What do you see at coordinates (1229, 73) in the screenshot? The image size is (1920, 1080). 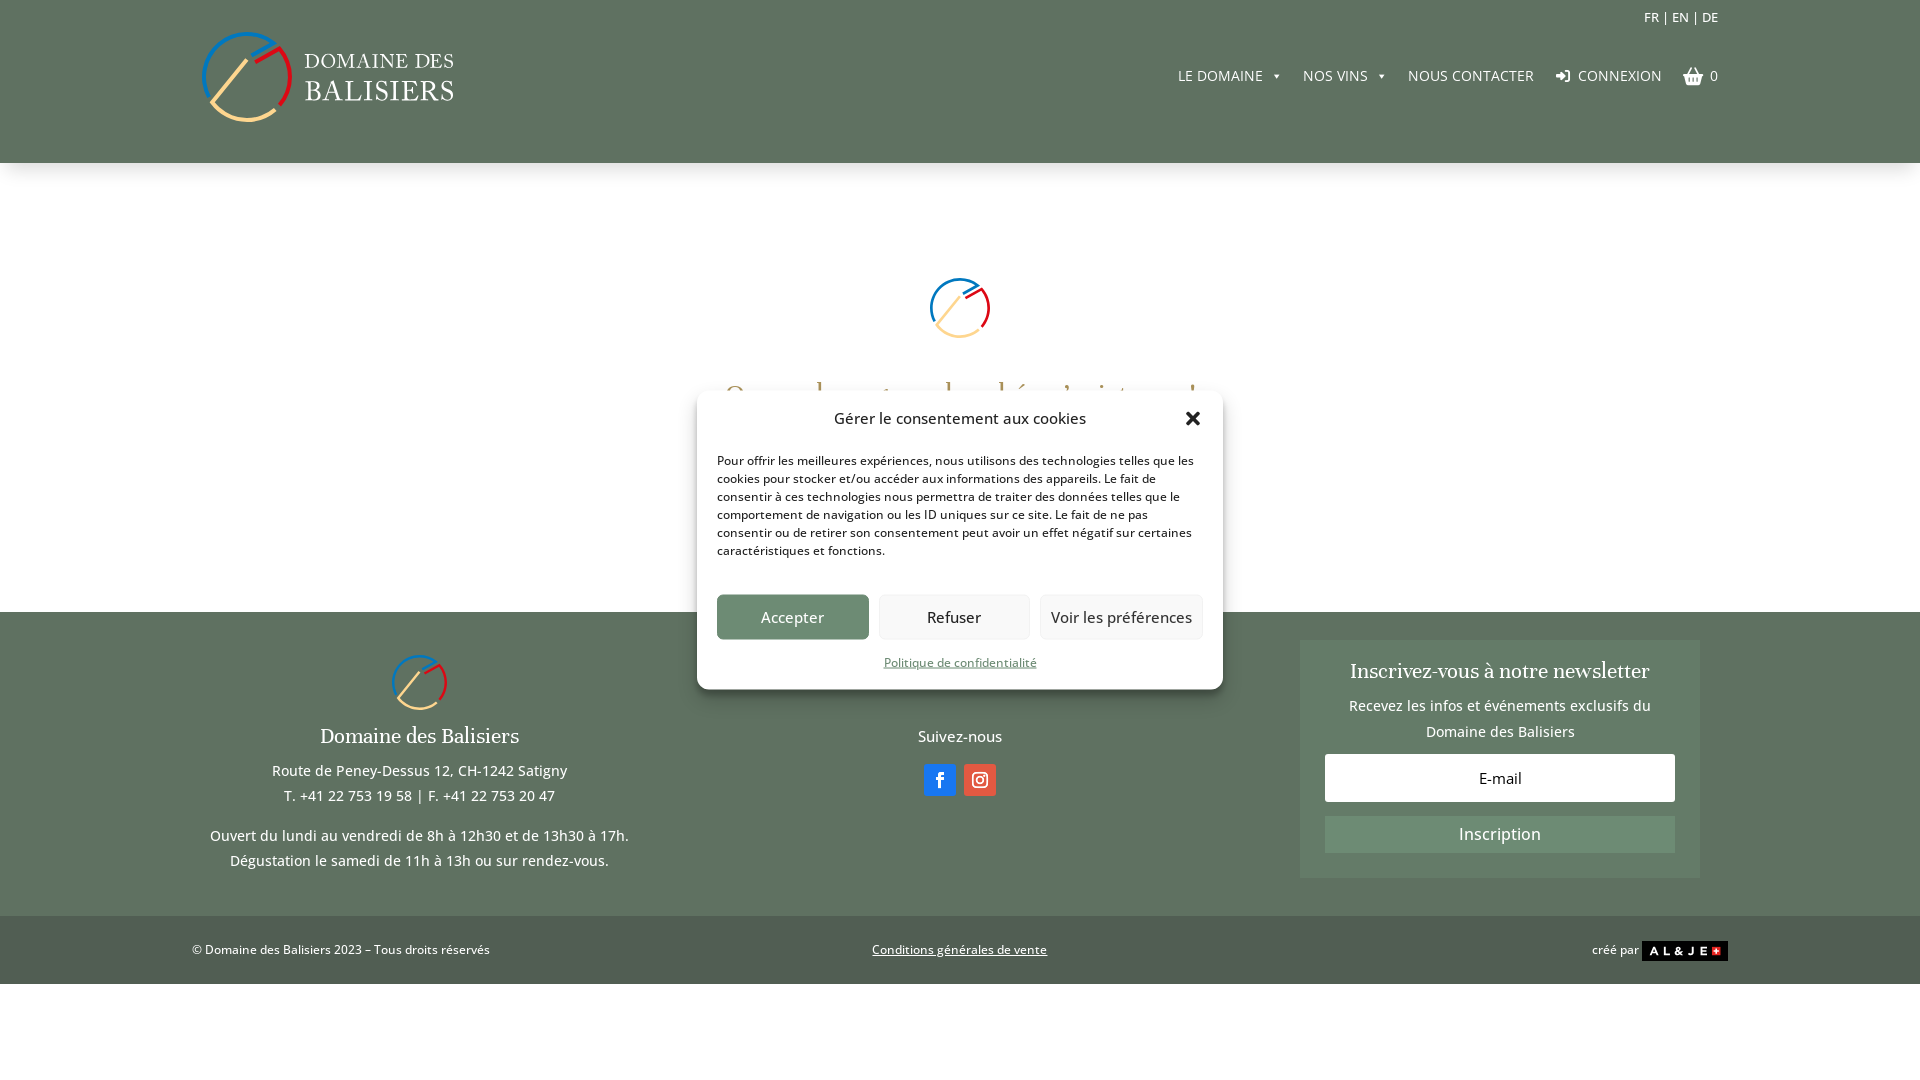 I see `'LE DOMAINE'` at bounding box center [1229, 73].